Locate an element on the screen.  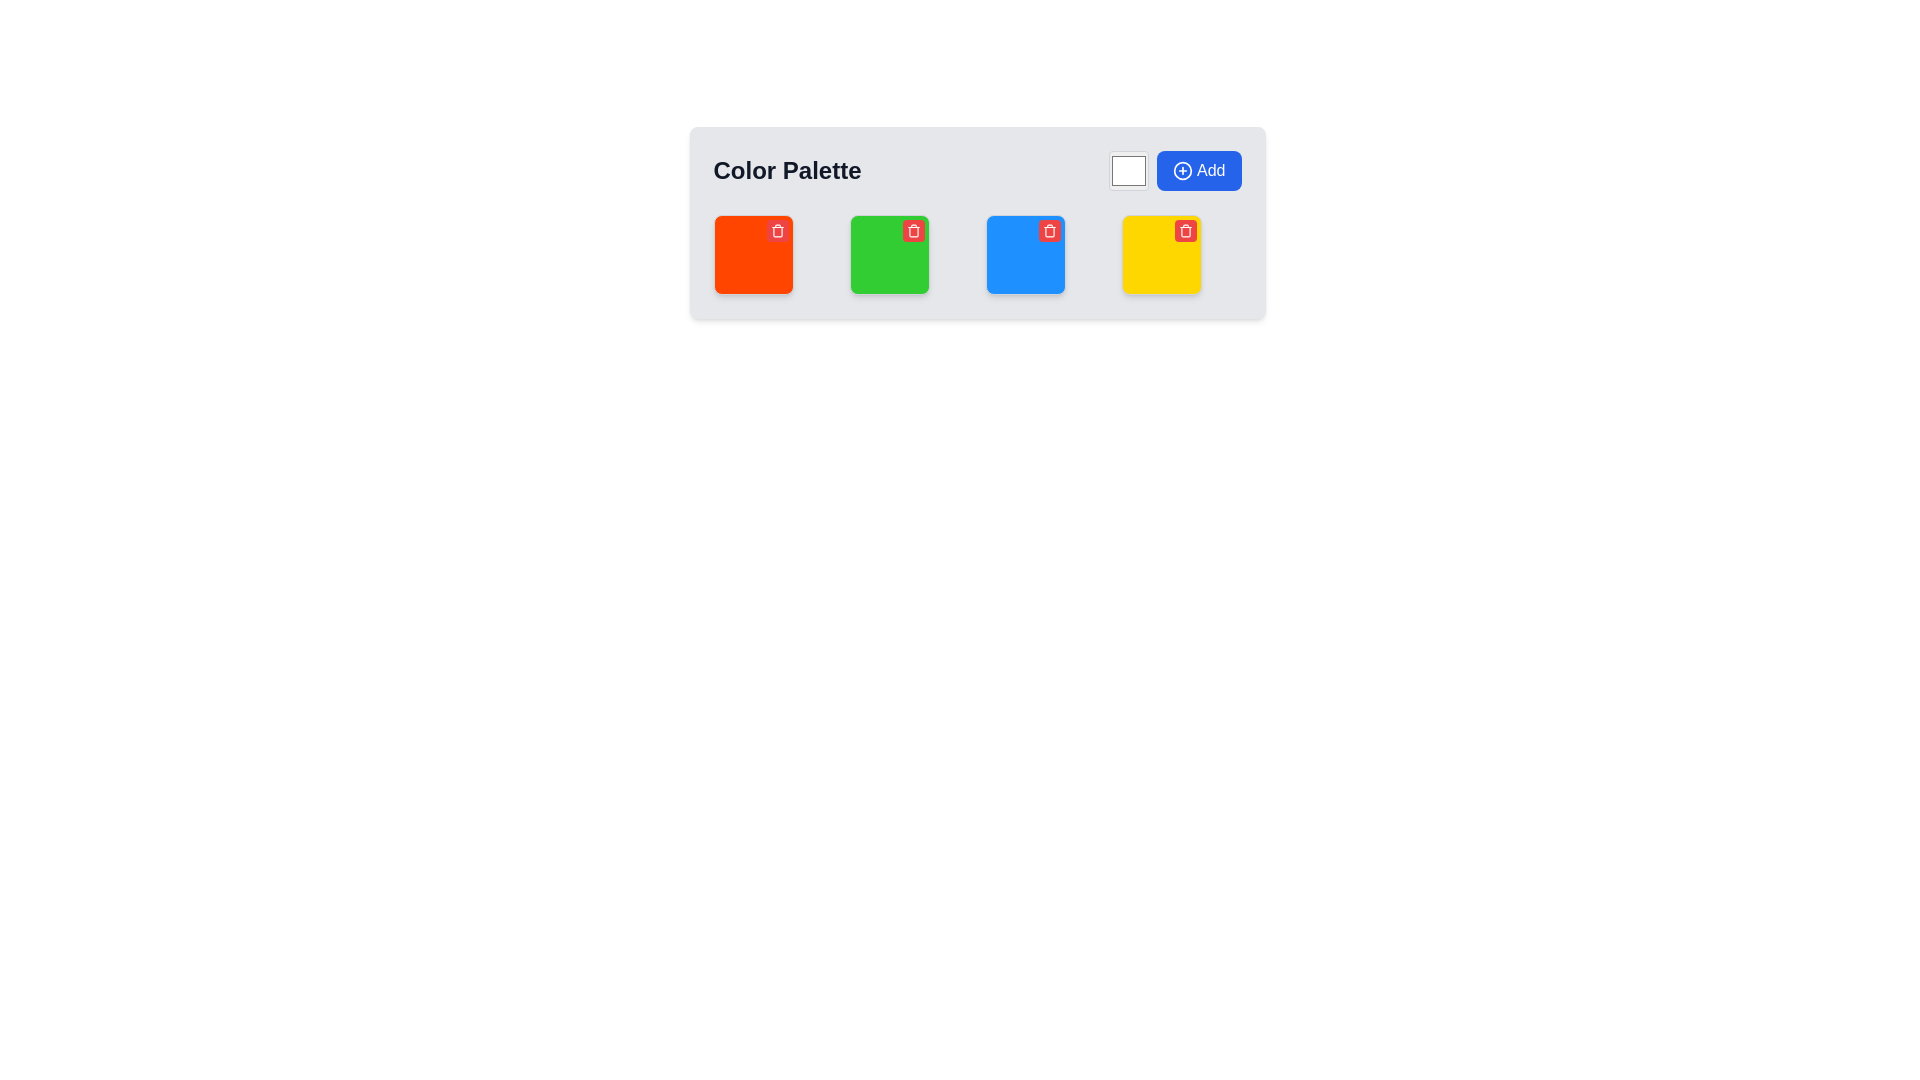
the interactive color selection tile with a bright yellow background located in the fourth position of the color palette grid is located at coordinates (1161, 253).